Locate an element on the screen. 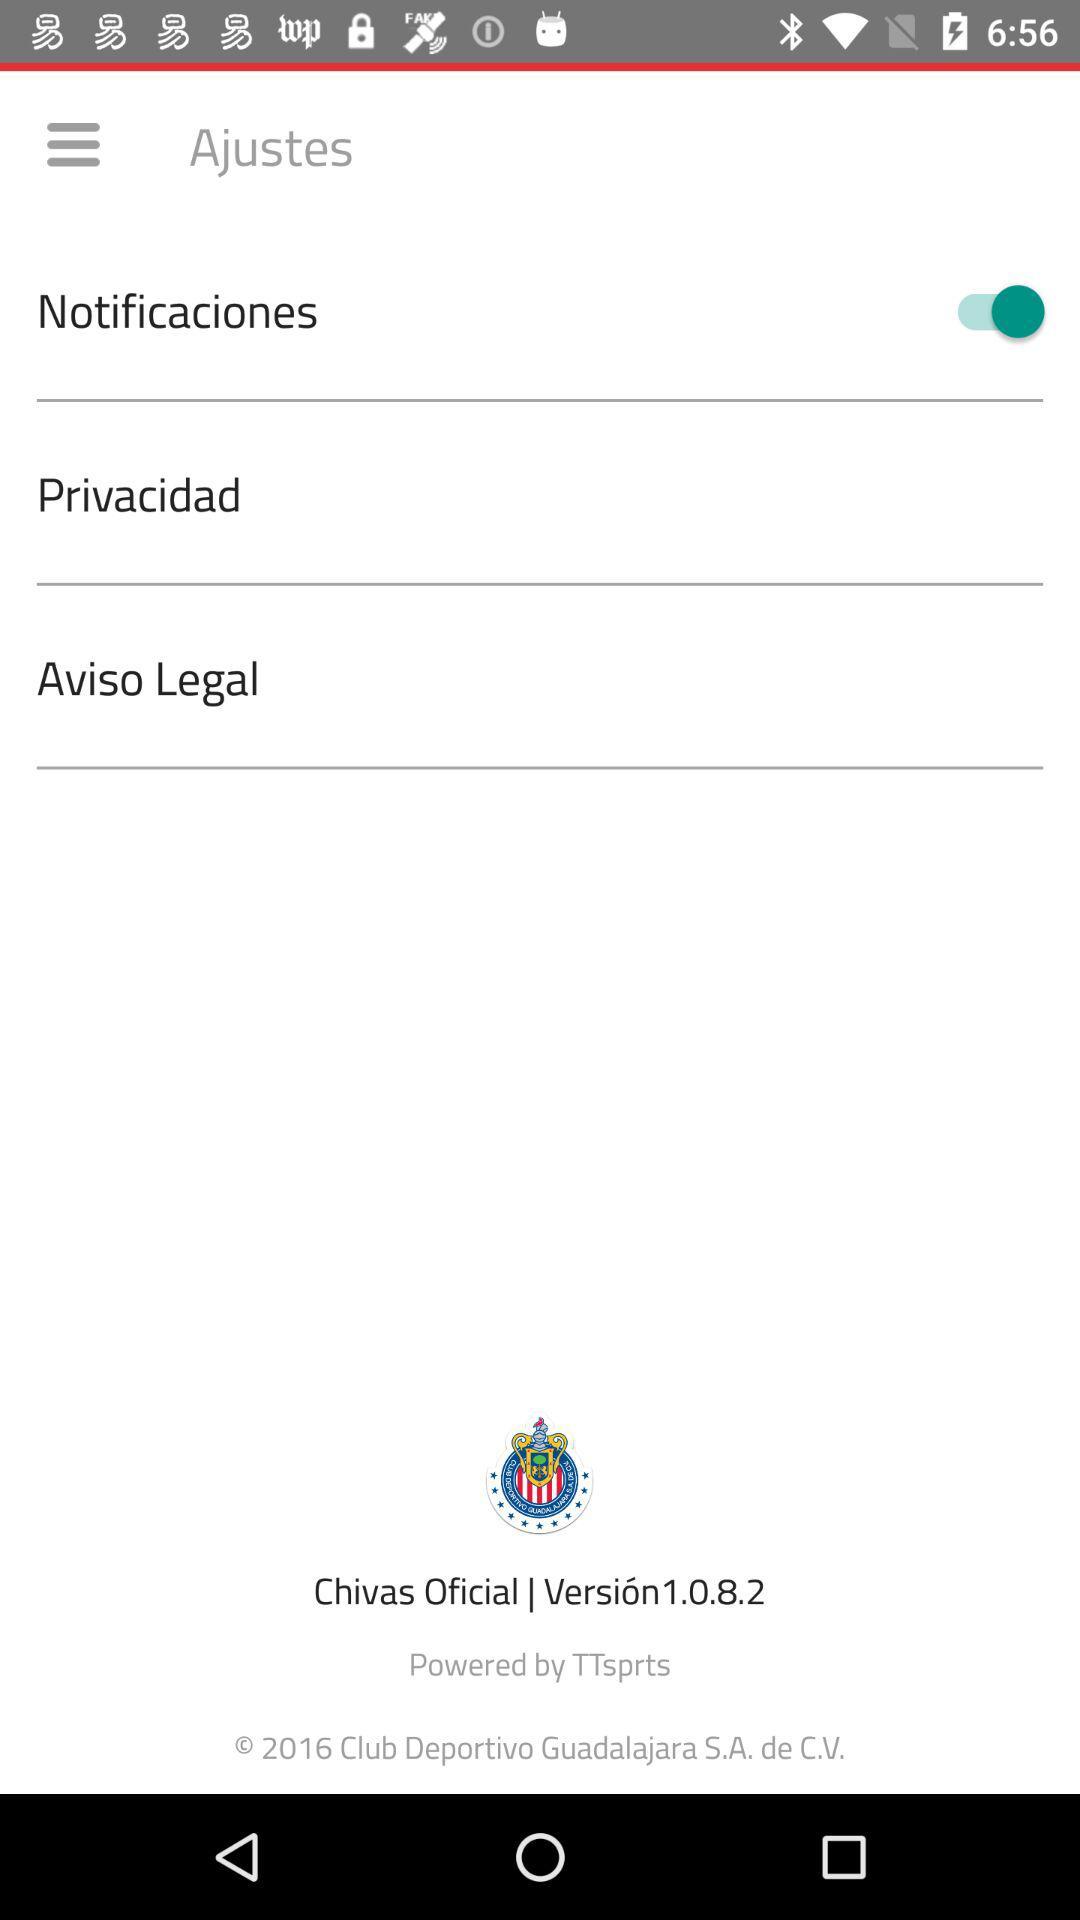 Image resolution: width=1080 pixels, height=1920 pixels. the icon to the right of notificaciones is located at coordinates (991, 310).